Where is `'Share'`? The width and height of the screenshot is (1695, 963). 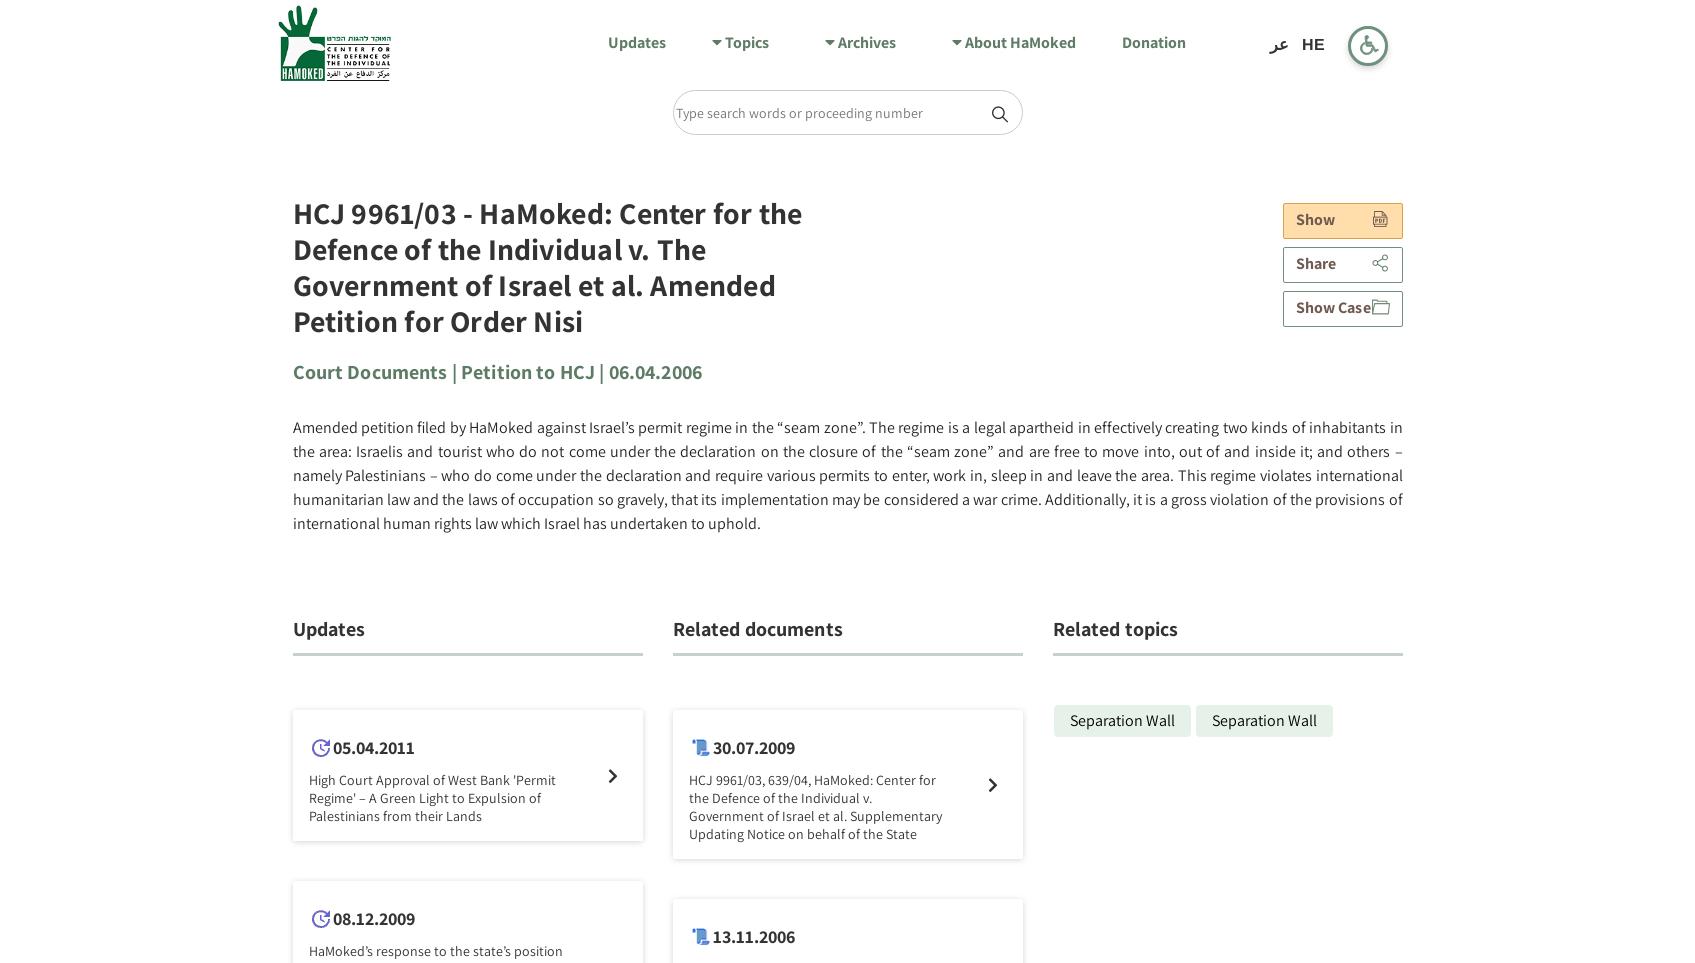
'Share' is located at coordinates (1315, 262).